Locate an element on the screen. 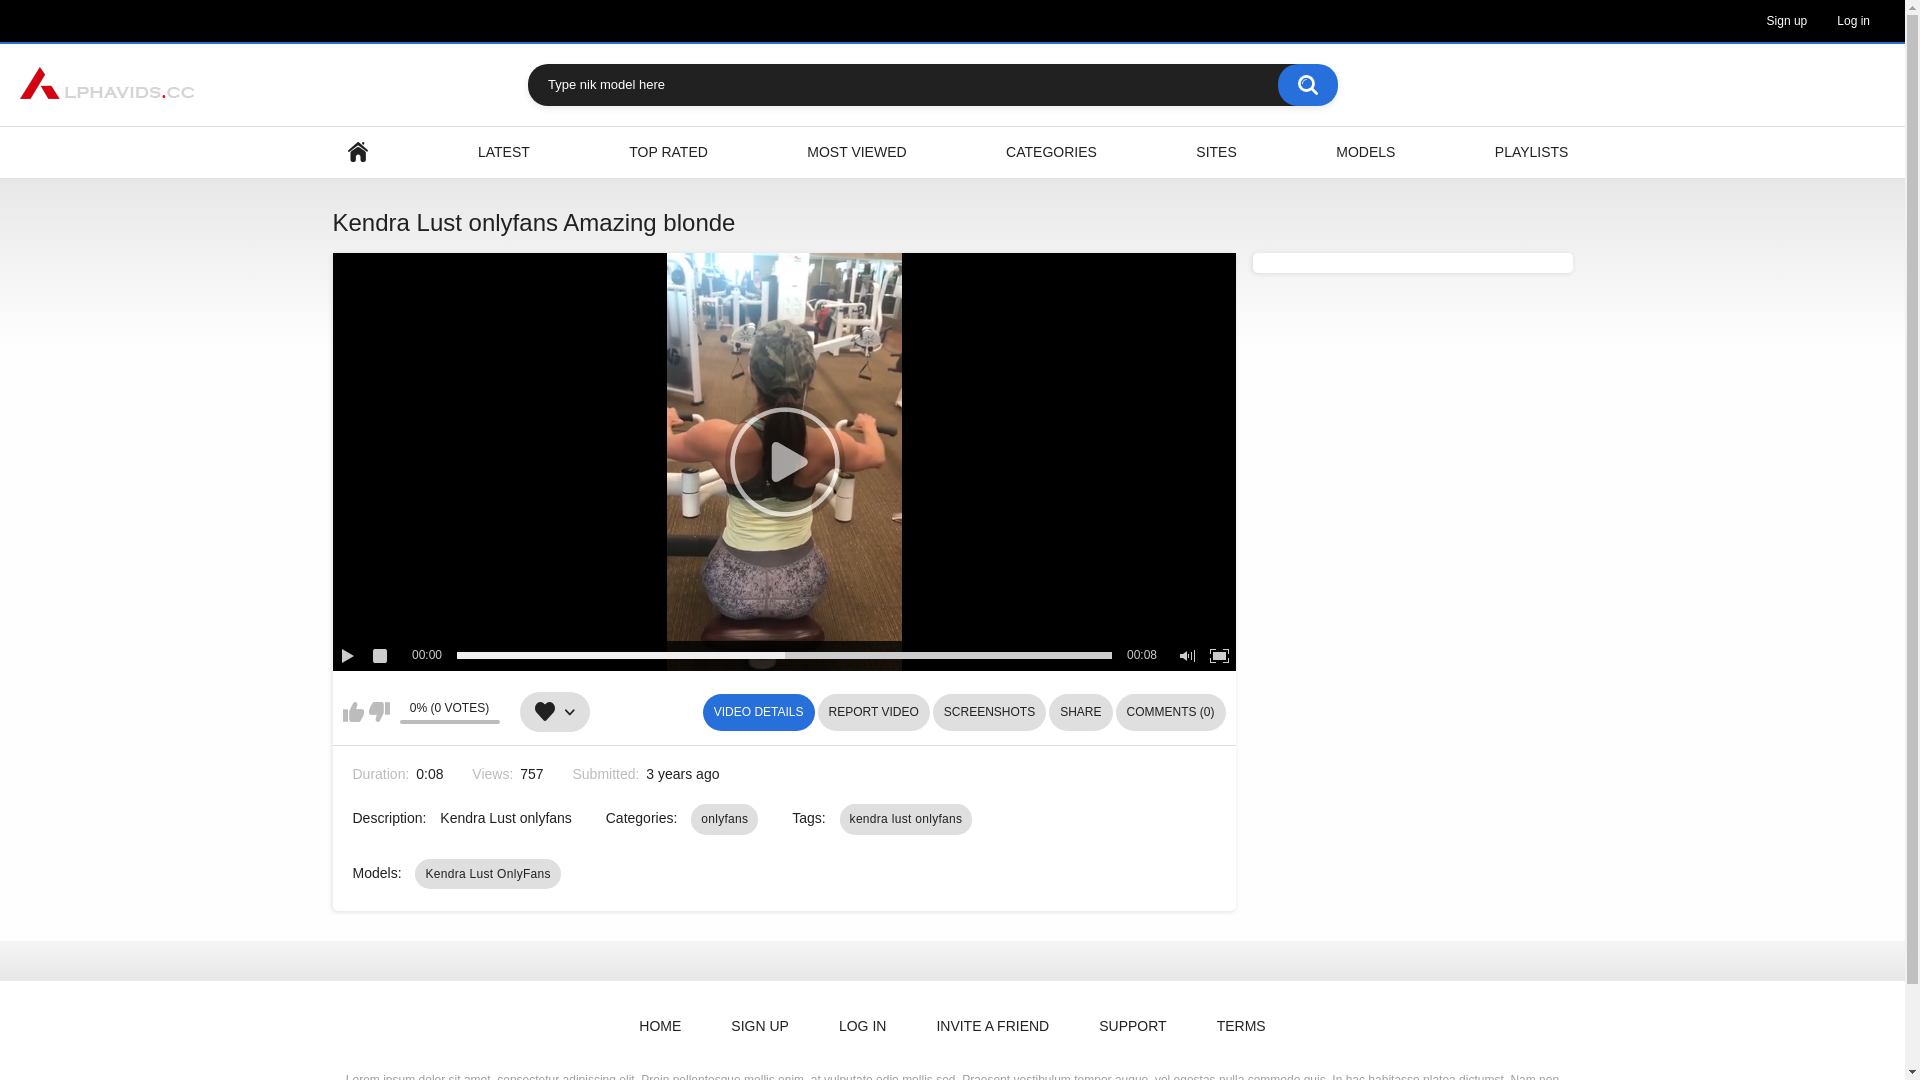 The width and height of the screenshot is (1920, 1080). 'SUPPORT' is located at coordinates (1078, 1026).